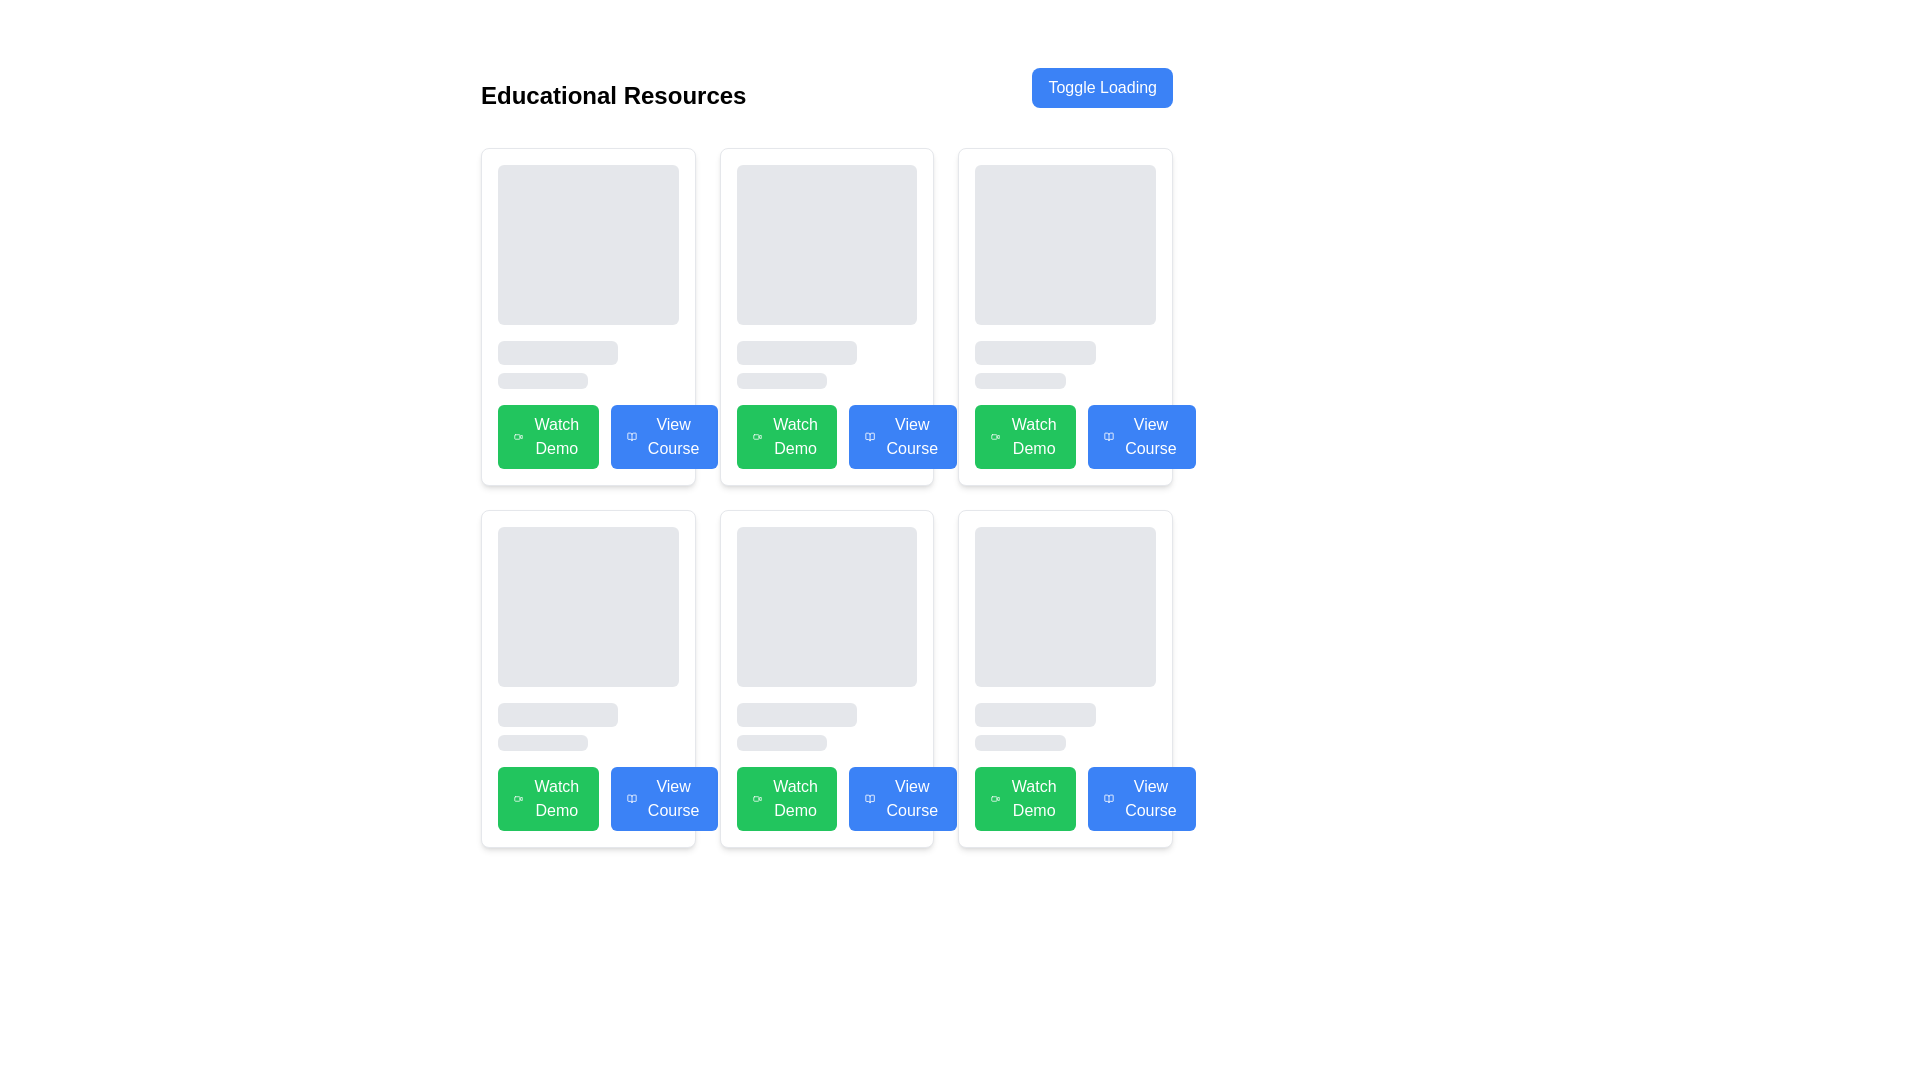  Describe the element at coordinates (1064, 435) in the screenshot. I see `the green button labeled 'Watch Demo' with a chain link icon` at that location.